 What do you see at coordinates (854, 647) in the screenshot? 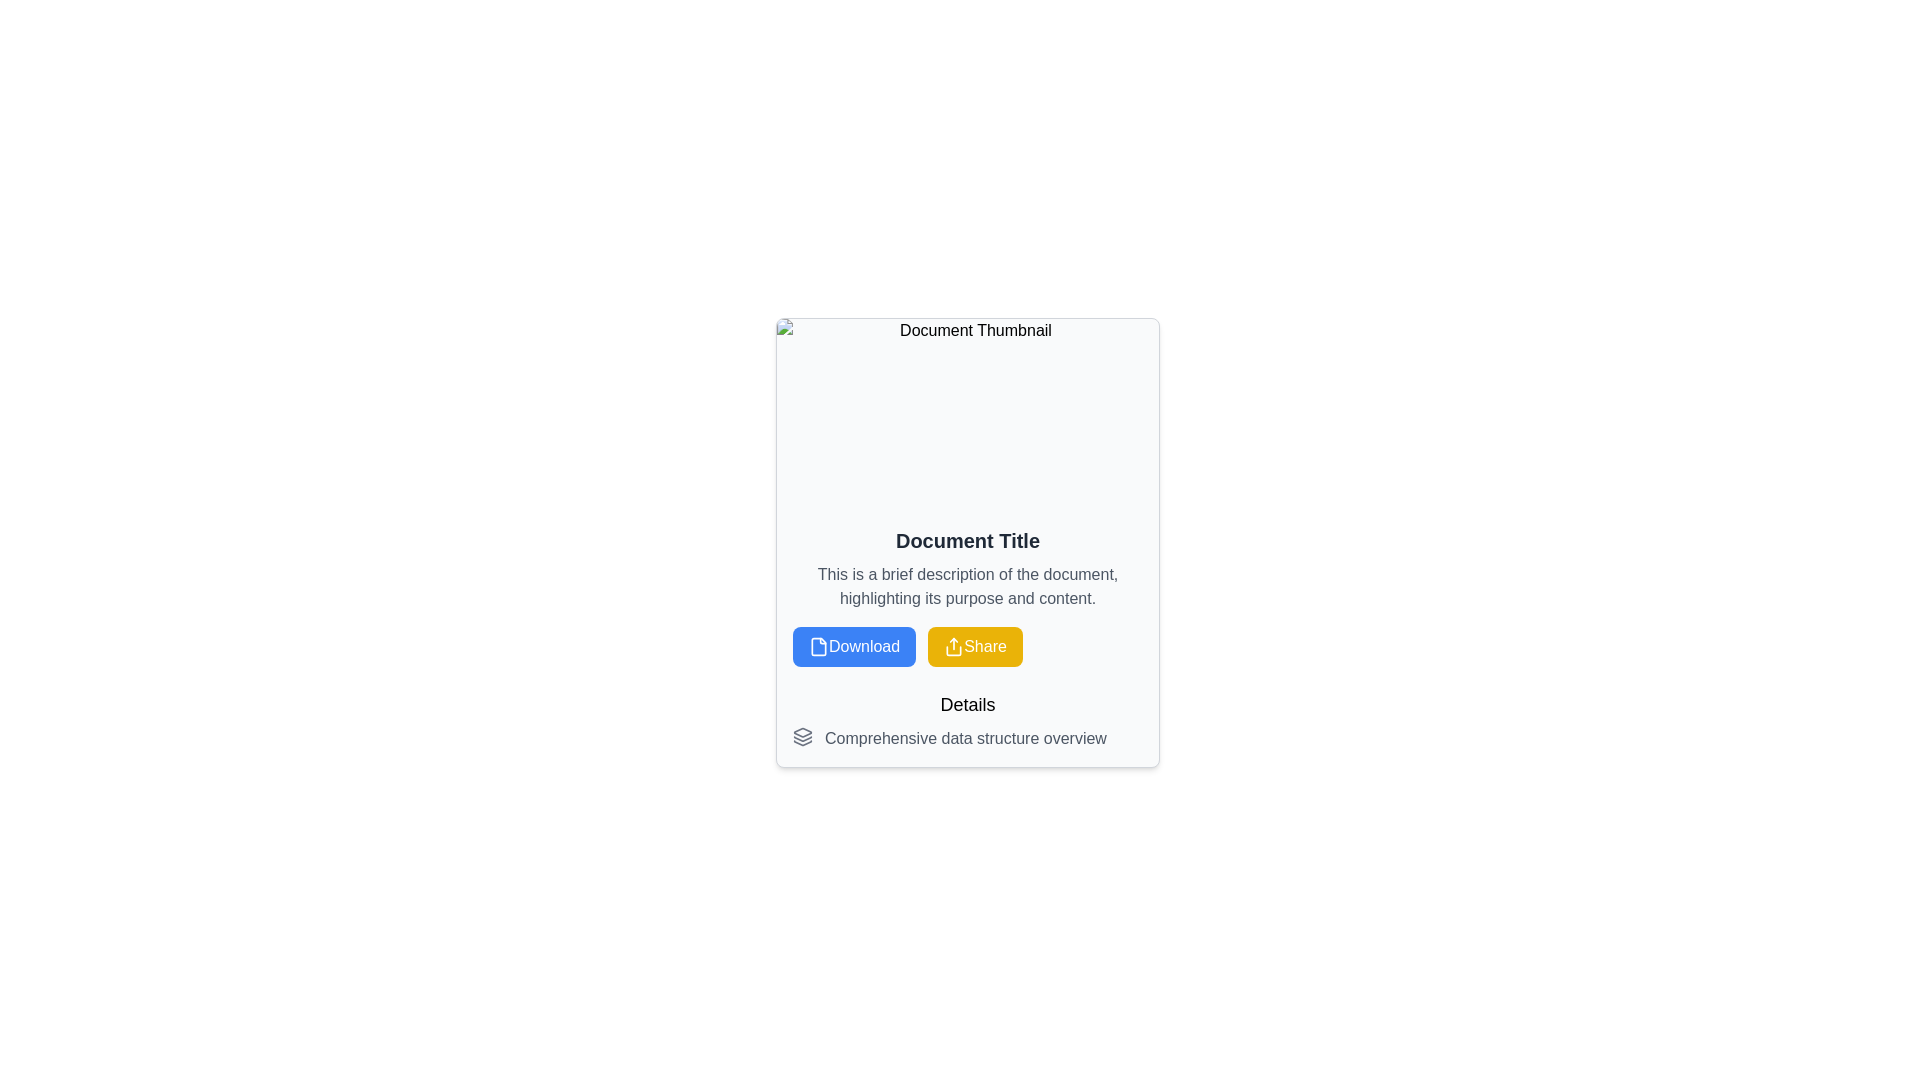
I see `the rectangular 'Download' button with a blue background and white text located at the bottom part of the card interface to initiate the download` at bounding box center [854, 647].